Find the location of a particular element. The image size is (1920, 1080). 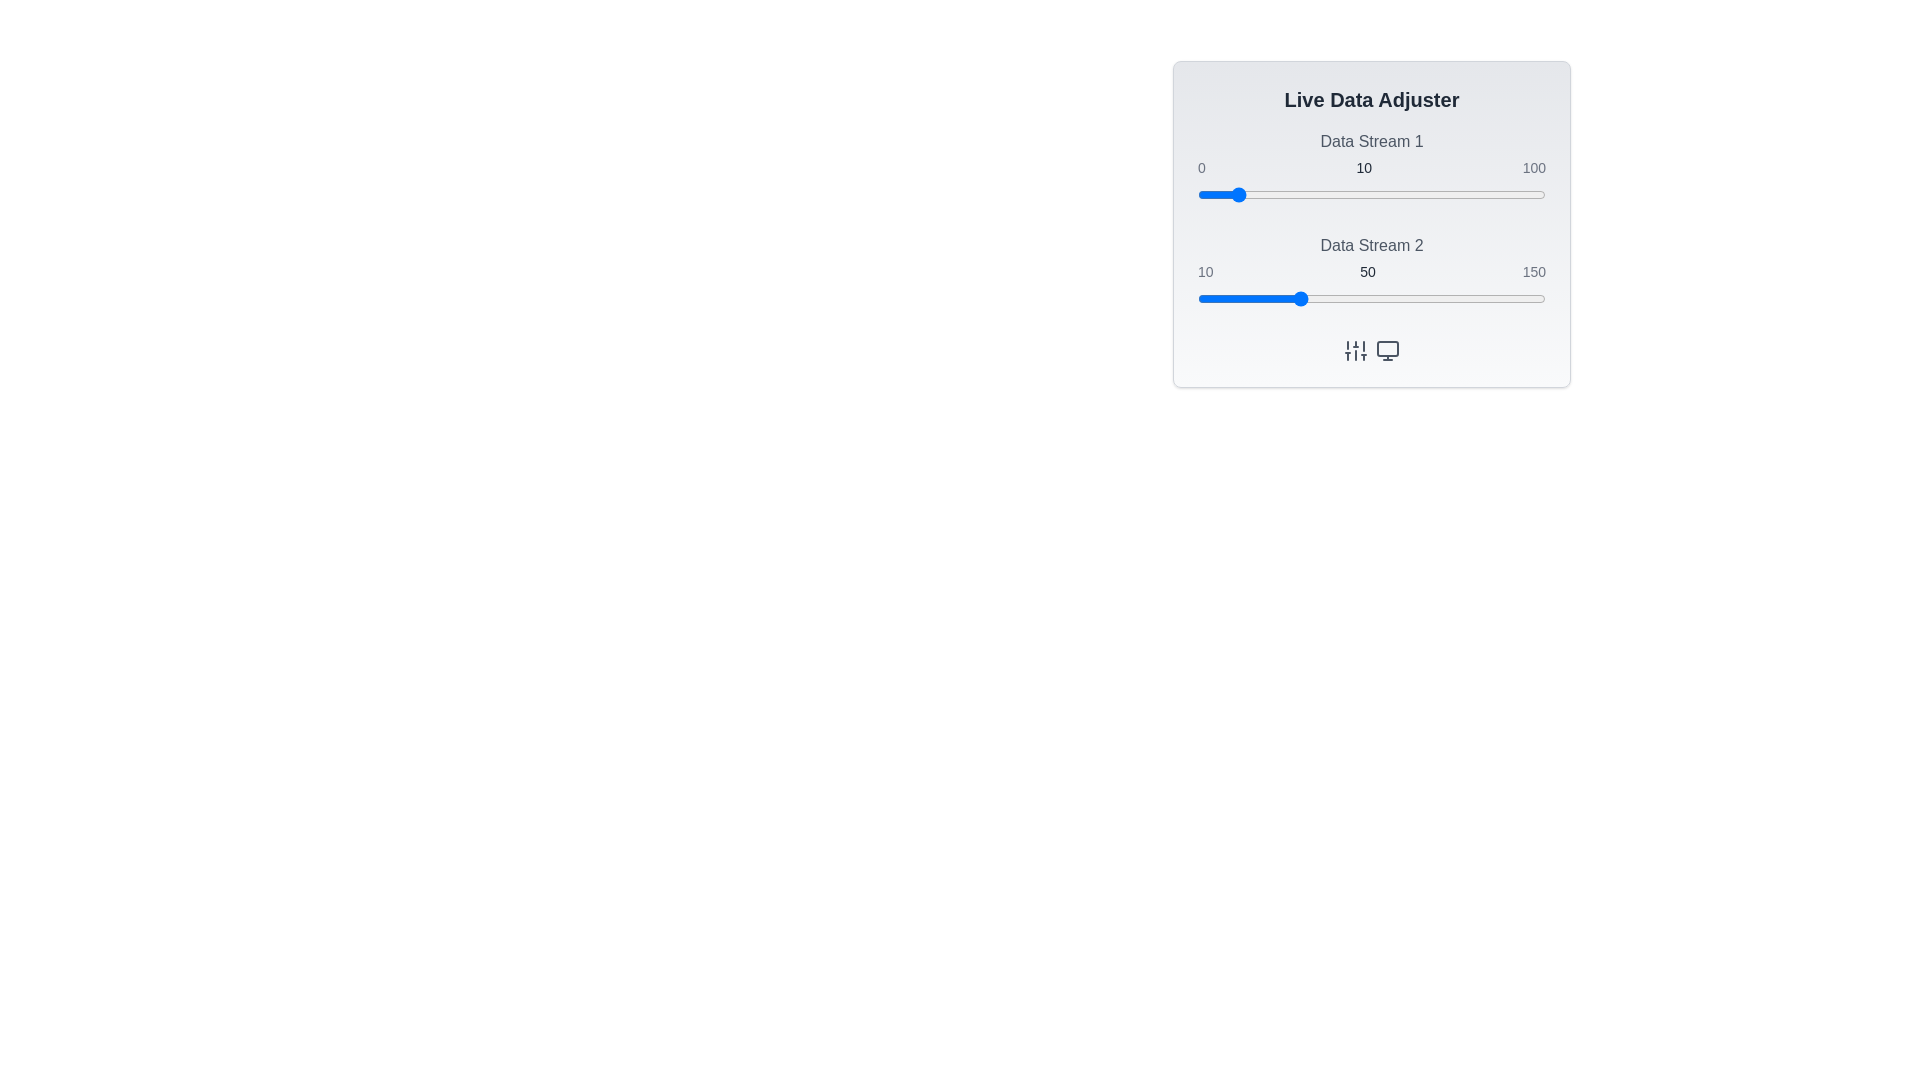

the Data Stream 1 value is located at coordinates (1469, 195).